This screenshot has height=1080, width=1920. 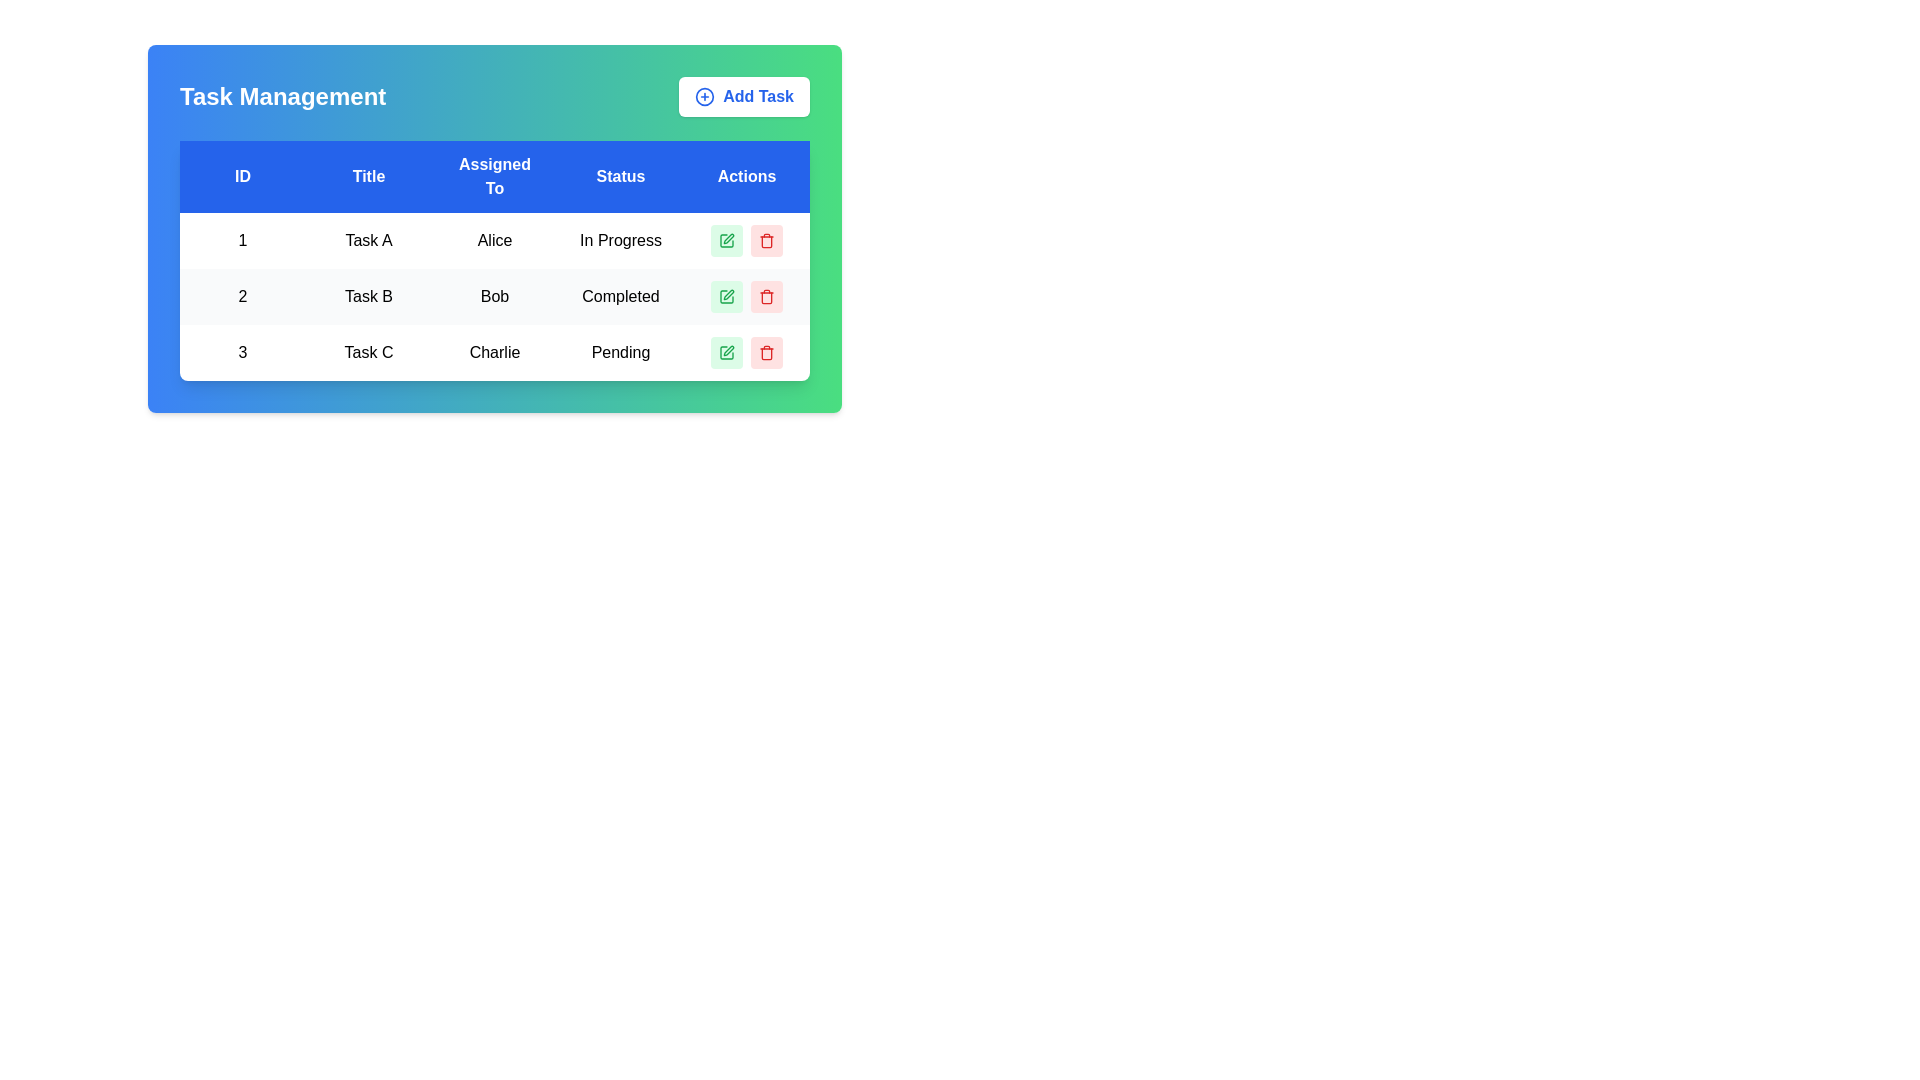 What do you see at coordinates (725, 297) in the screenshot?
I see `the edit icon button located in the 'Actions' column of the second row of the table` at bounding box center [725, 297].